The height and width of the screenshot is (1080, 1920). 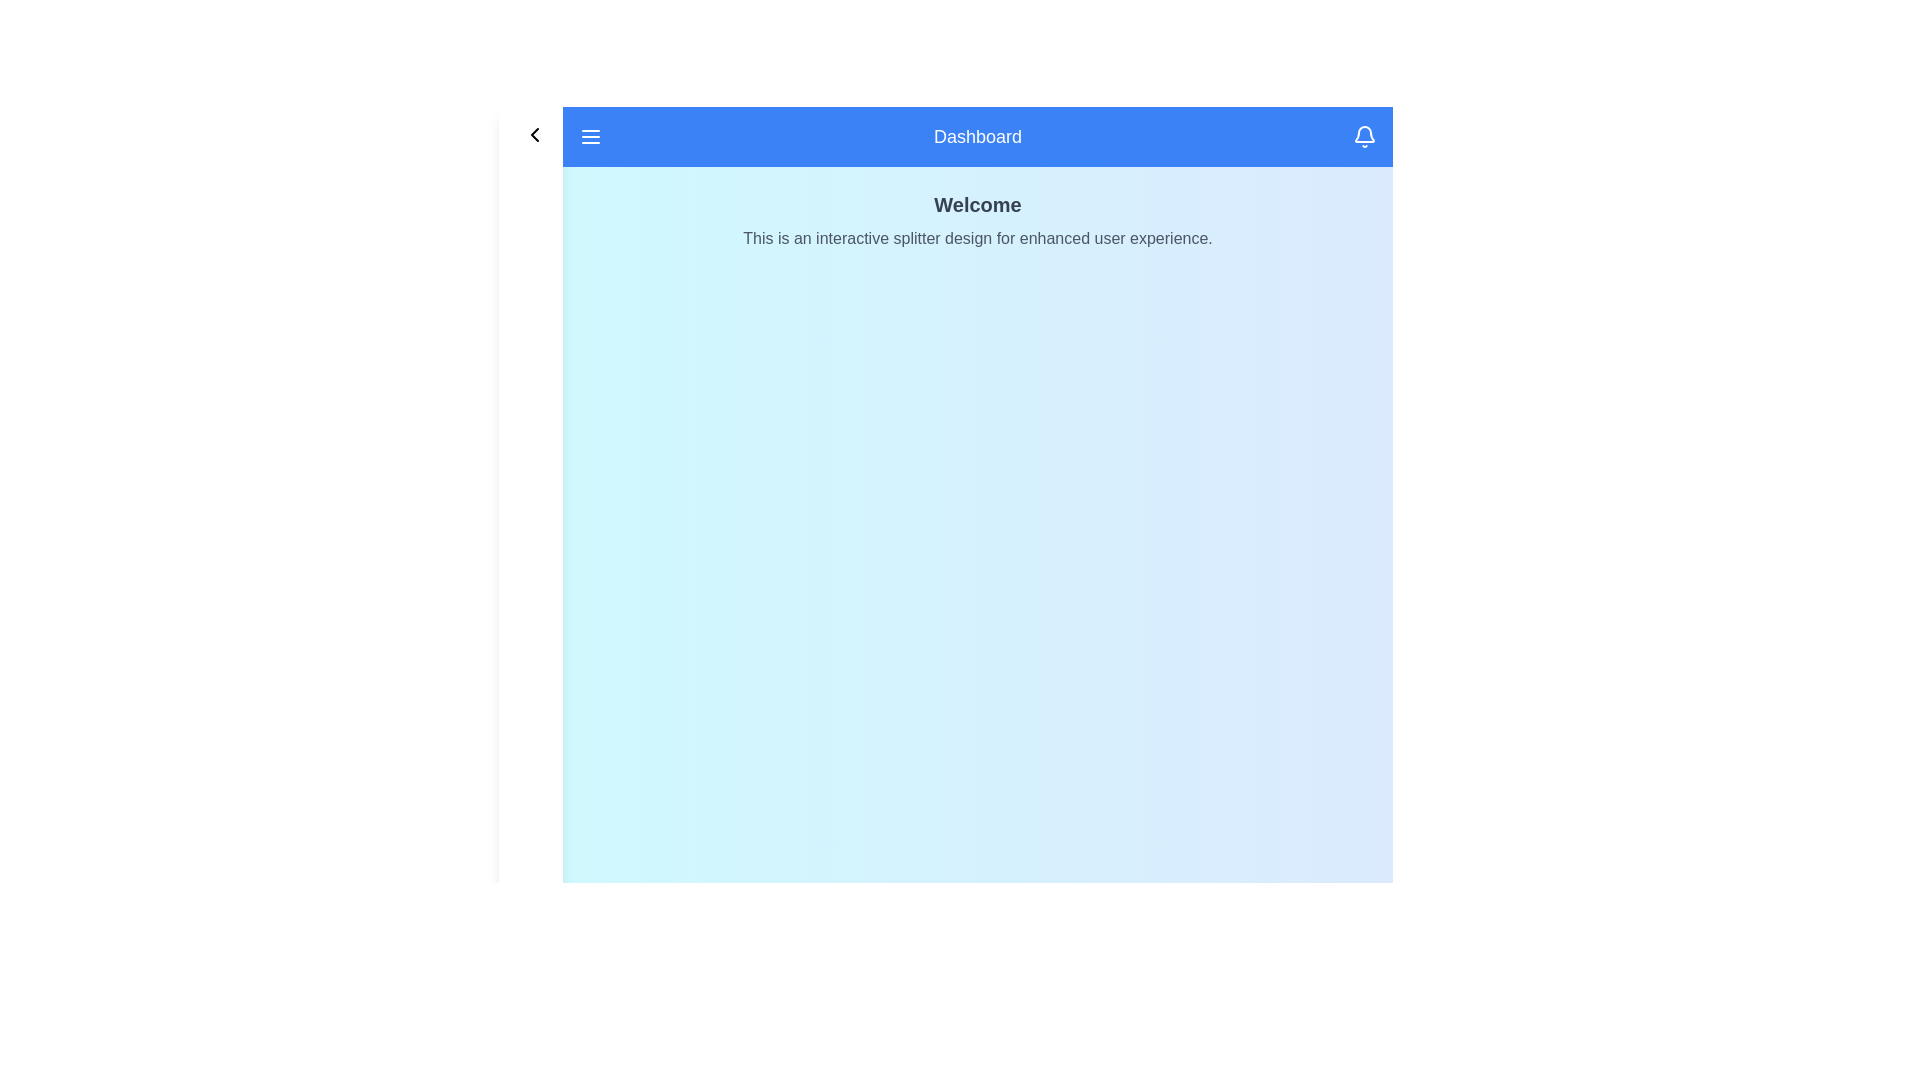 I want to click on the menu toggle button located on the leftmost side of the blue top bar named 'Dashboard', so click(x=589, y=136).